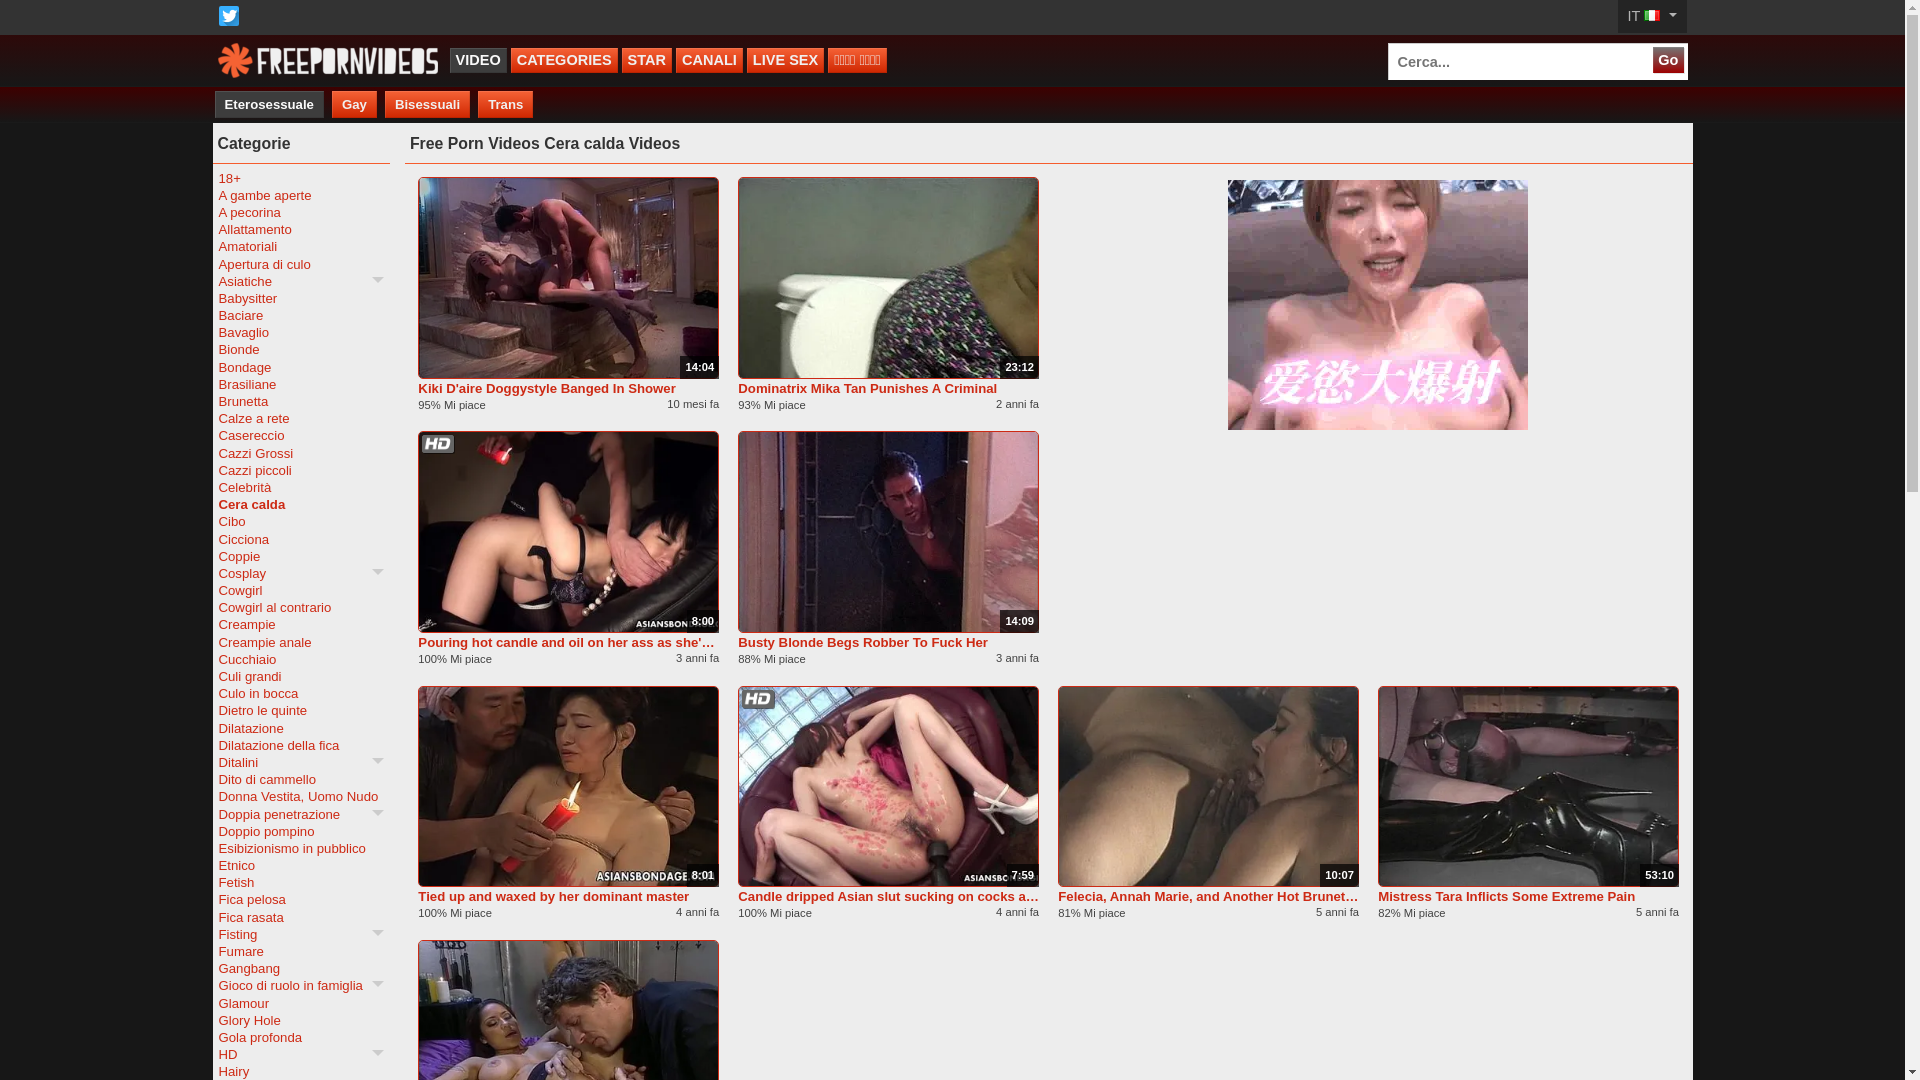 This screenshot has height=1080, width=1920. I want to click on 'Cowgirl al contrario', so click(300, 606).